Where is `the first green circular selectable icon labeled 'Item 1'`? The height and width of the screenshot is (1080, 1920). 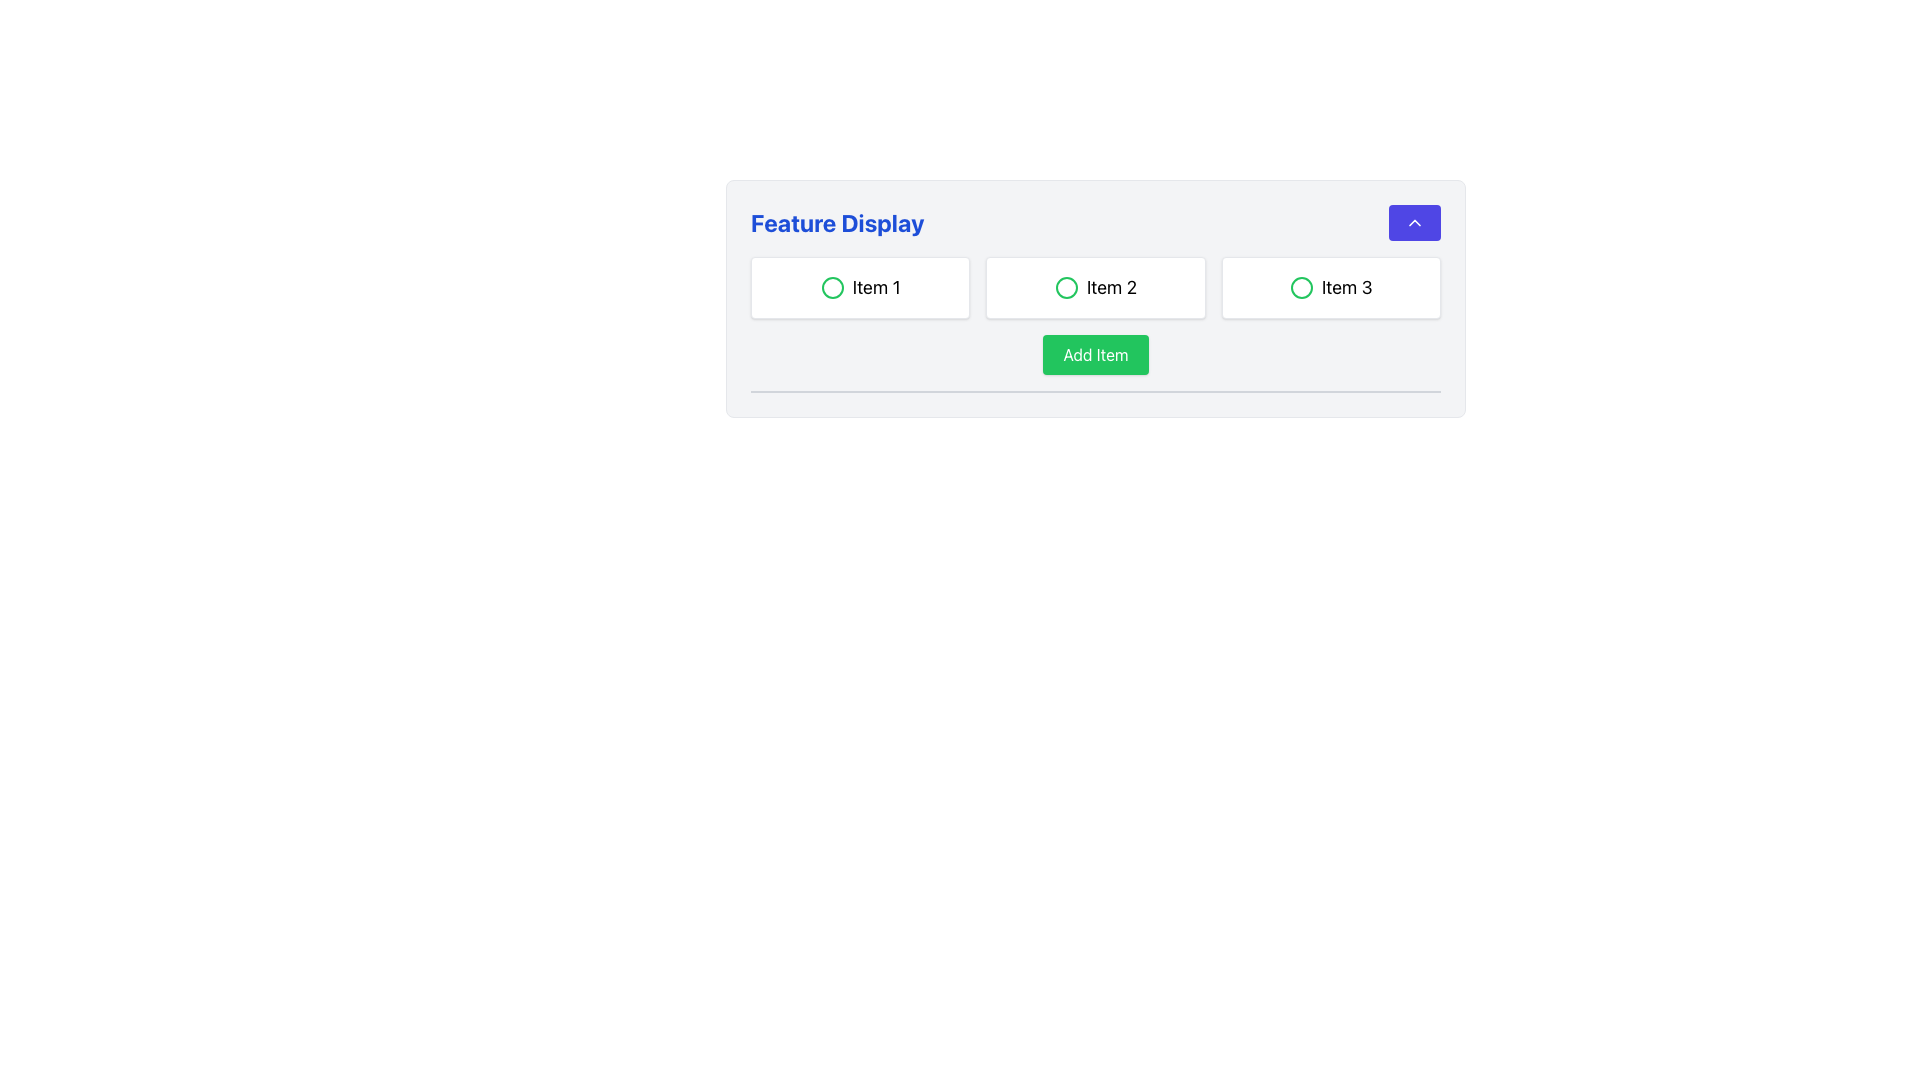
the first green circular selectable icon labeled 'Item 1' is located at coordinates (832, 288).